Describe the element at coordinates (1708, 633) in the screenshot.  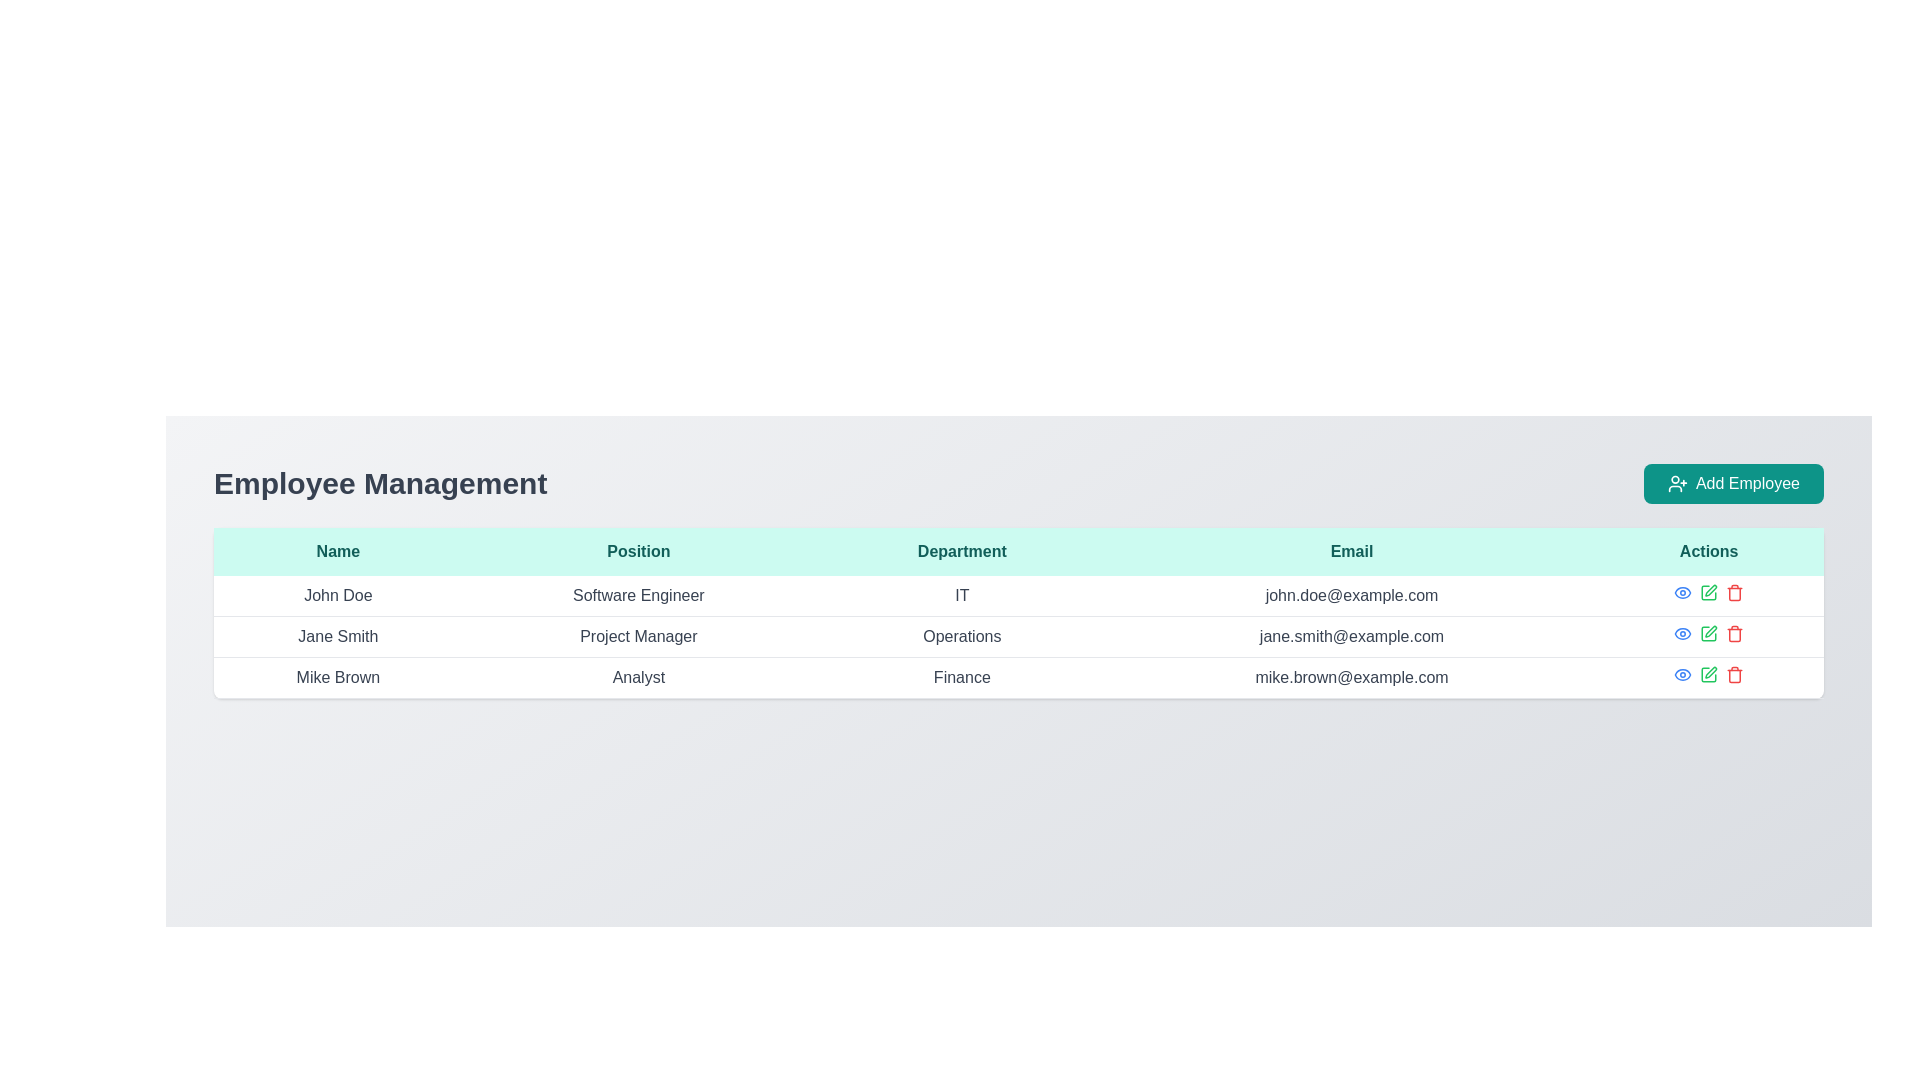
I see `the green pencil icon in the 'Actions' column of the second row in the Employee Management section` at that location.